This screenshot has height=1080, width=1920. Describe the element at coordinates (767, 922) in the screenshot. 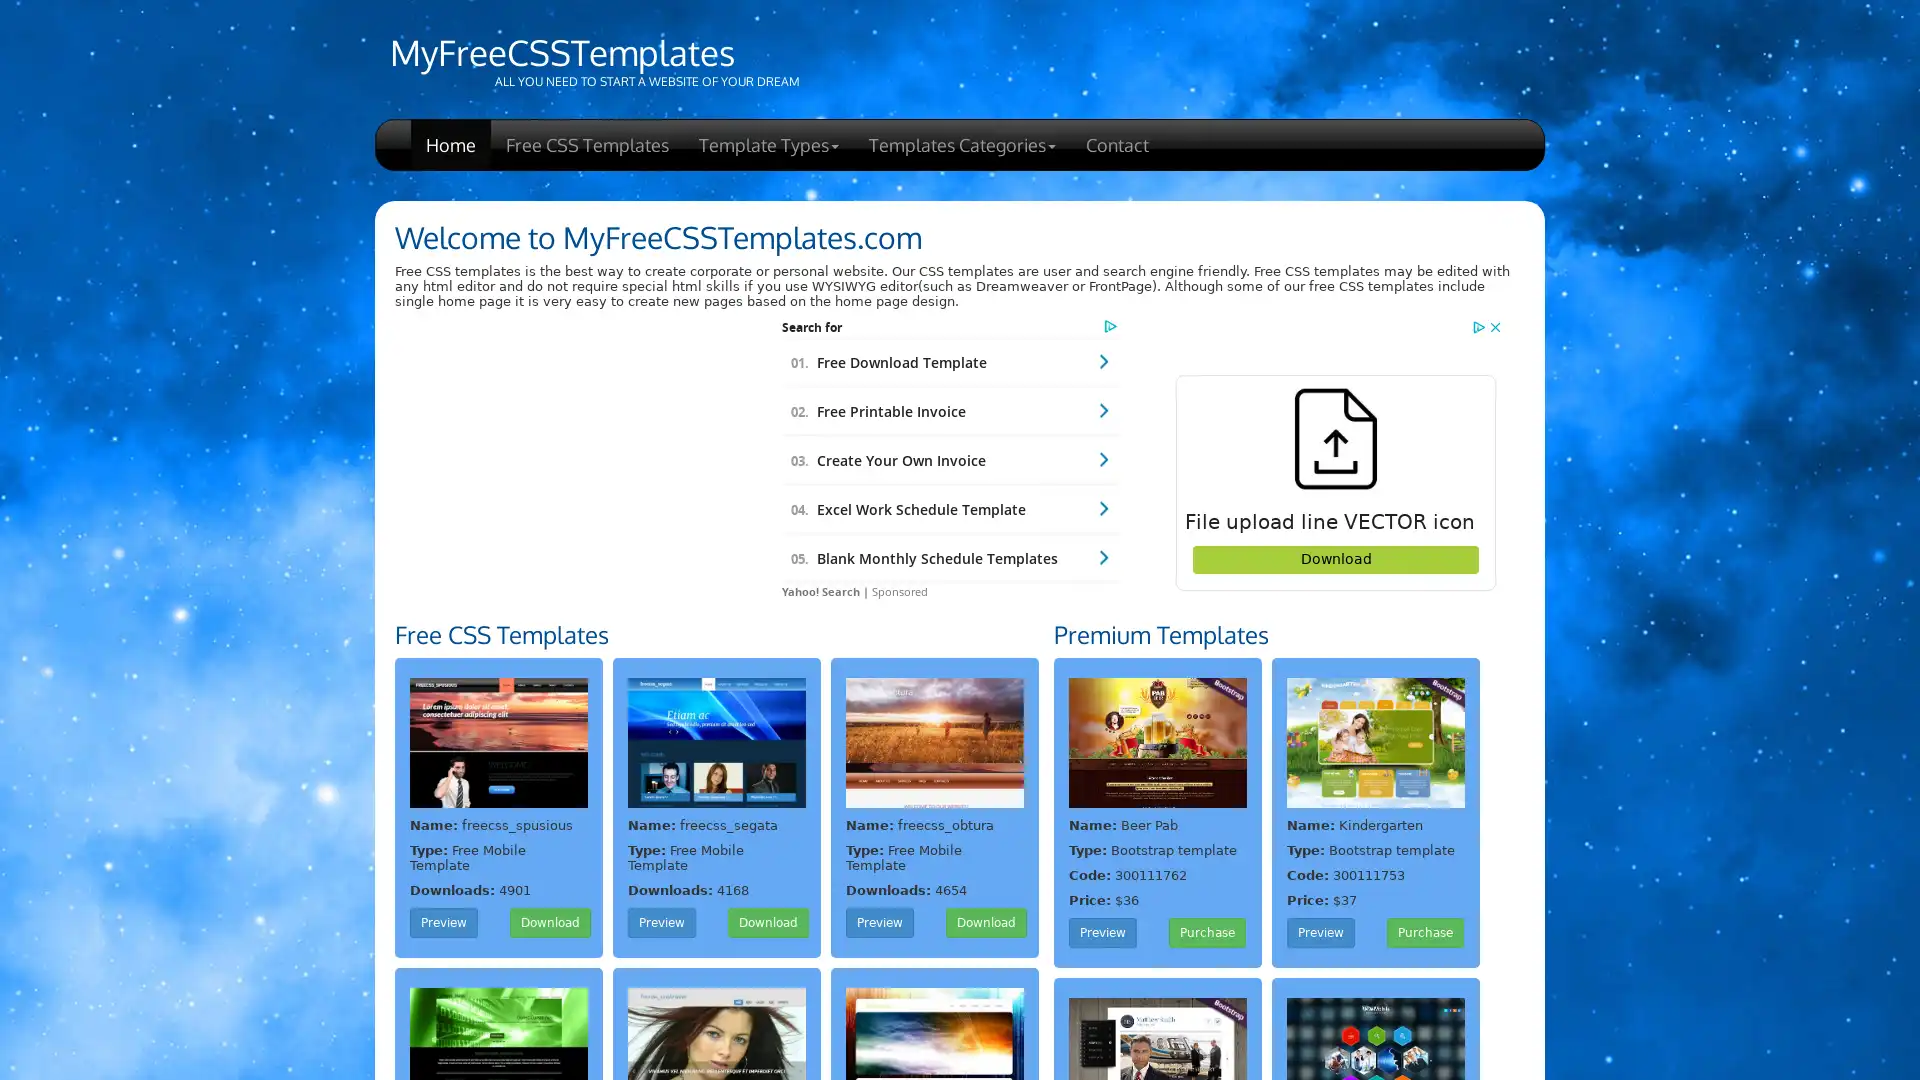

I see `Download` at that location.